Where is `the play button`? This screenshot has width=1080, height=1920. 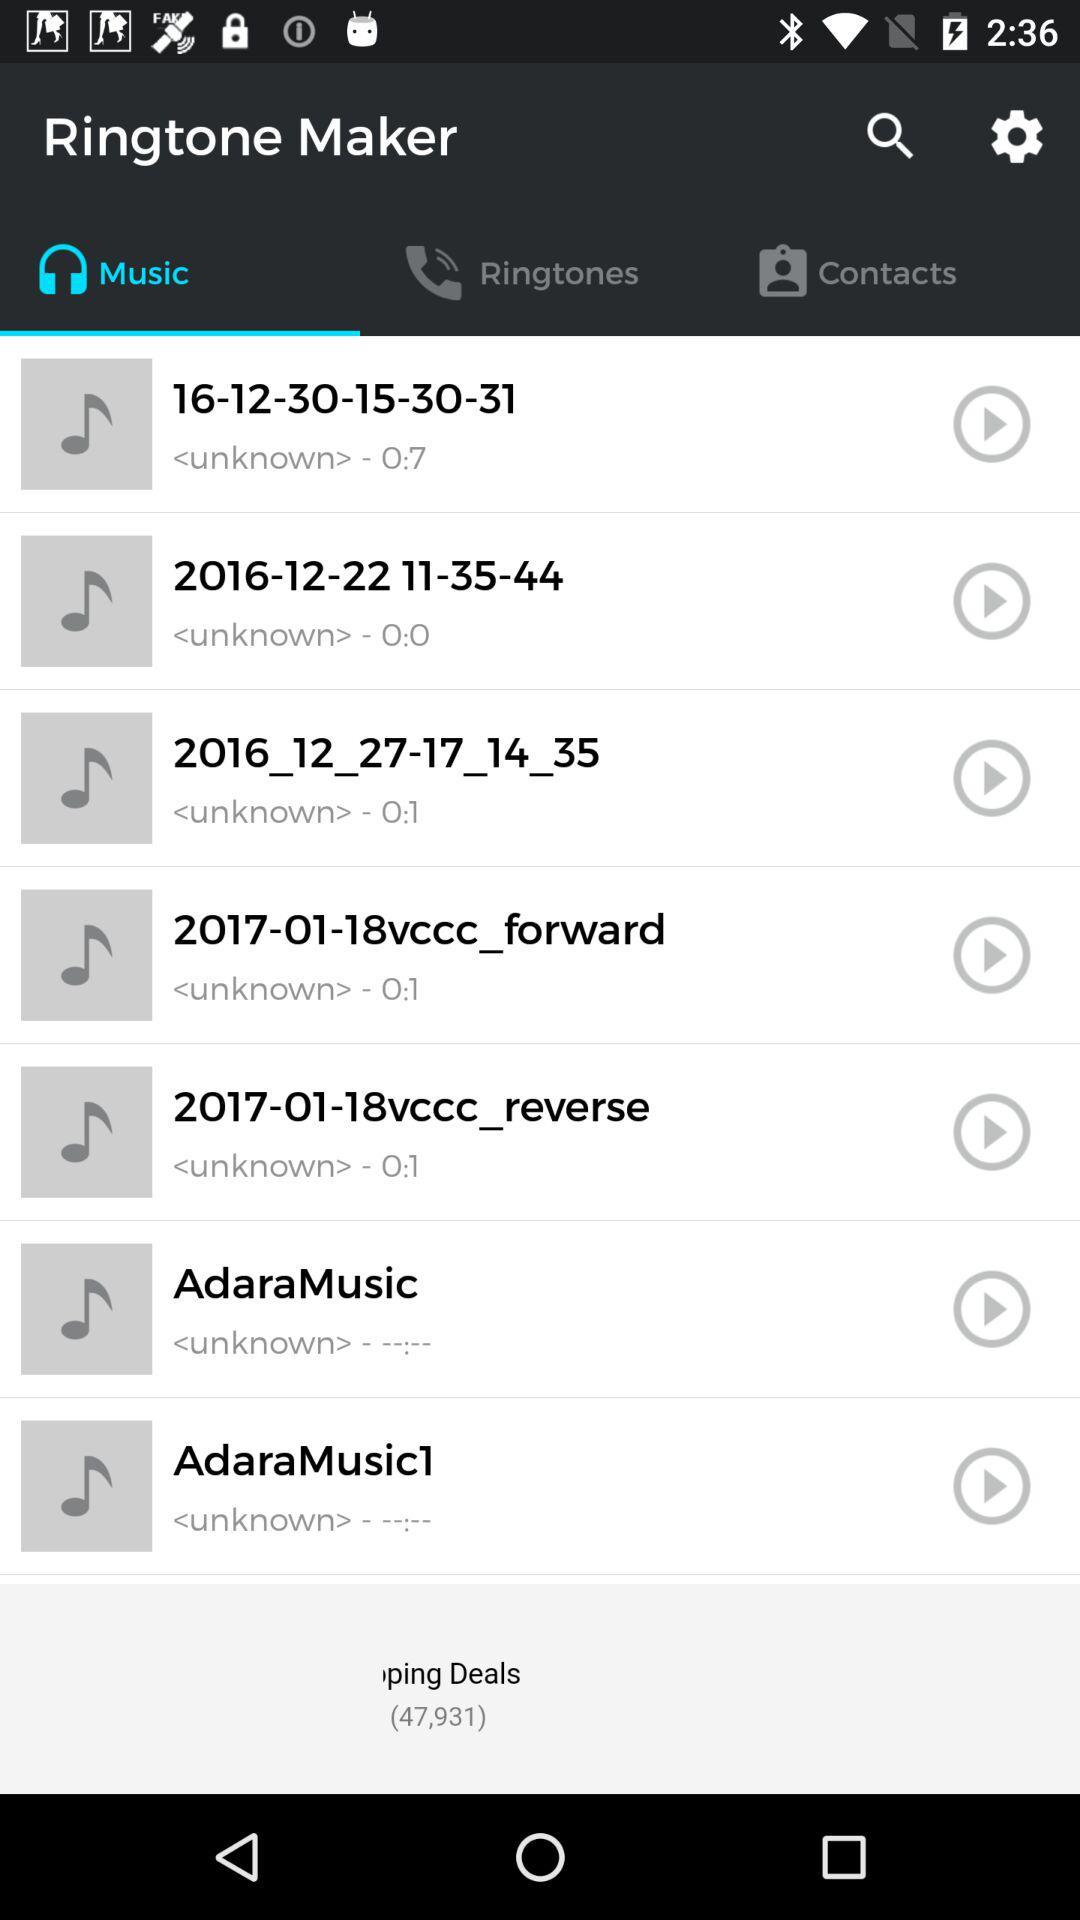
the play button is located at coordinates (991, 1486).